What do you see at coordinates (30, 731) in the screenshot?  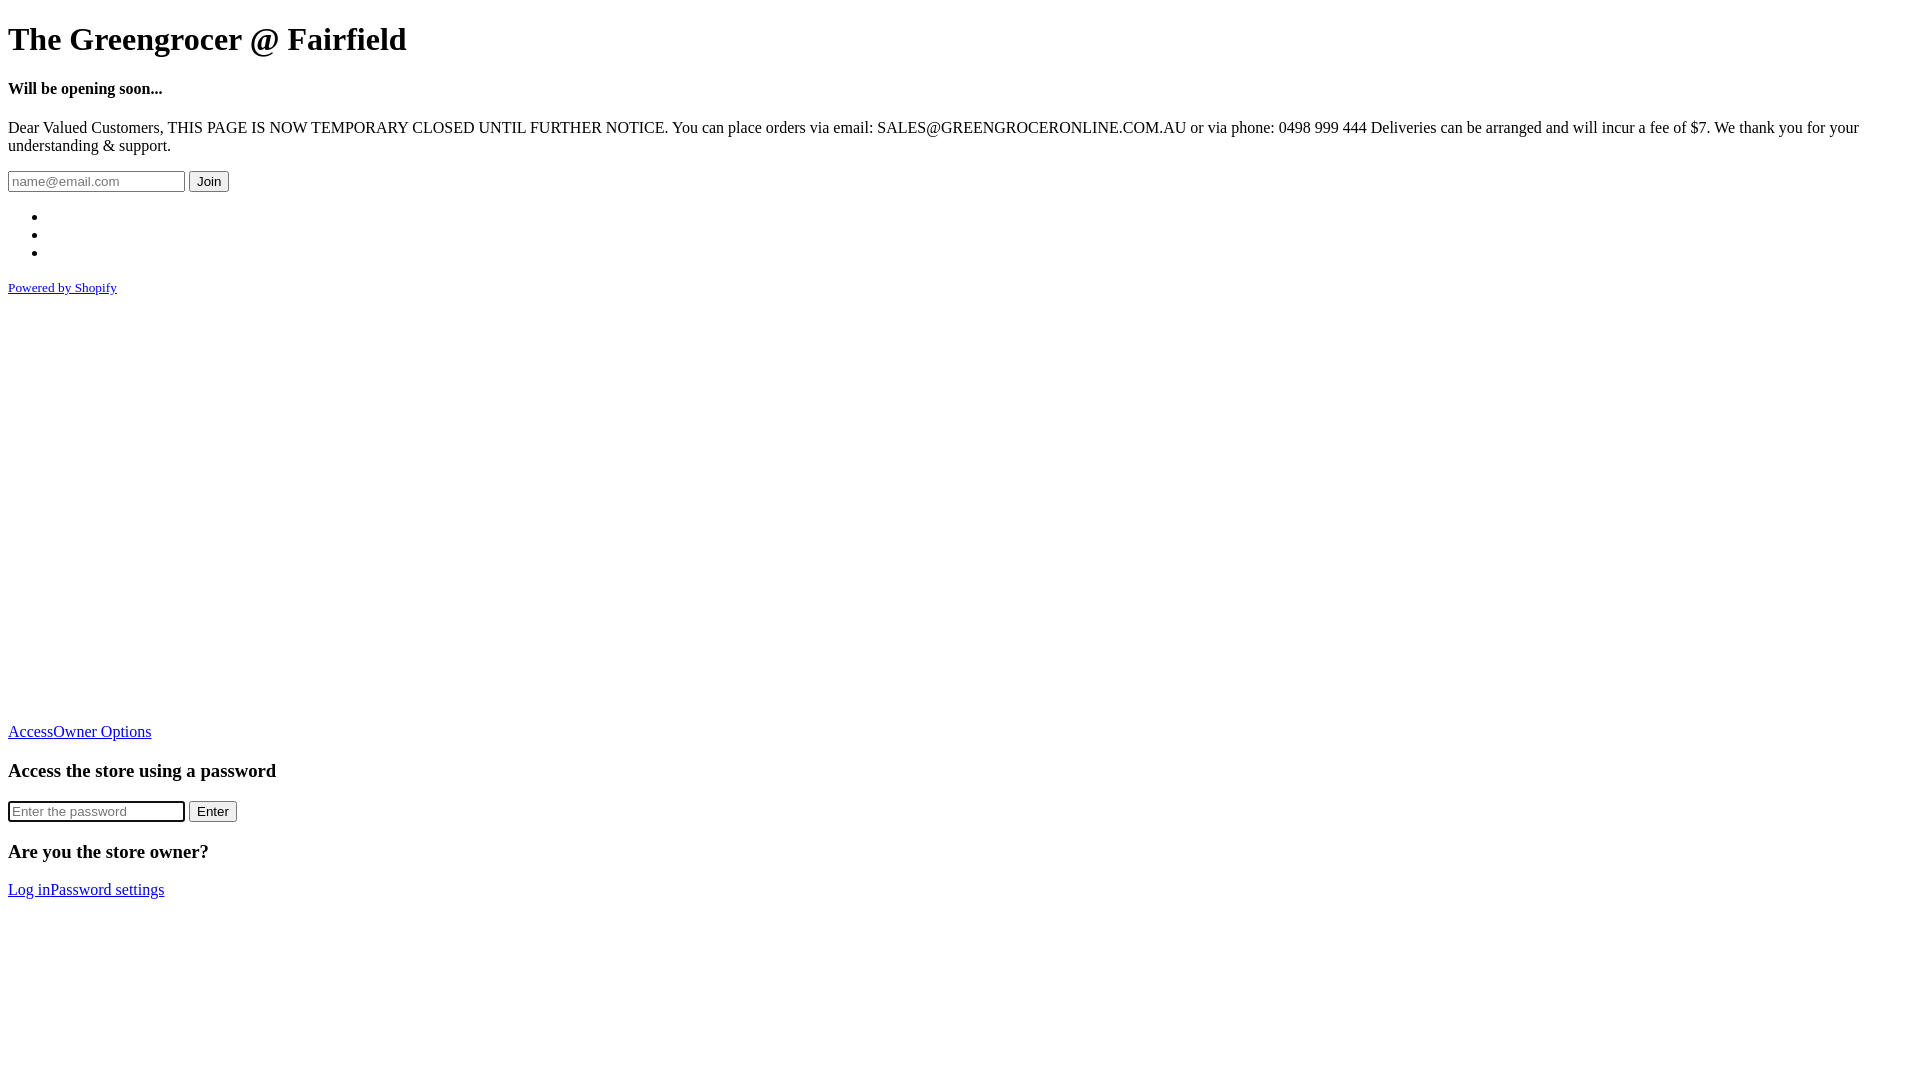 I see `'Access'` at bounding box center [30, 731].